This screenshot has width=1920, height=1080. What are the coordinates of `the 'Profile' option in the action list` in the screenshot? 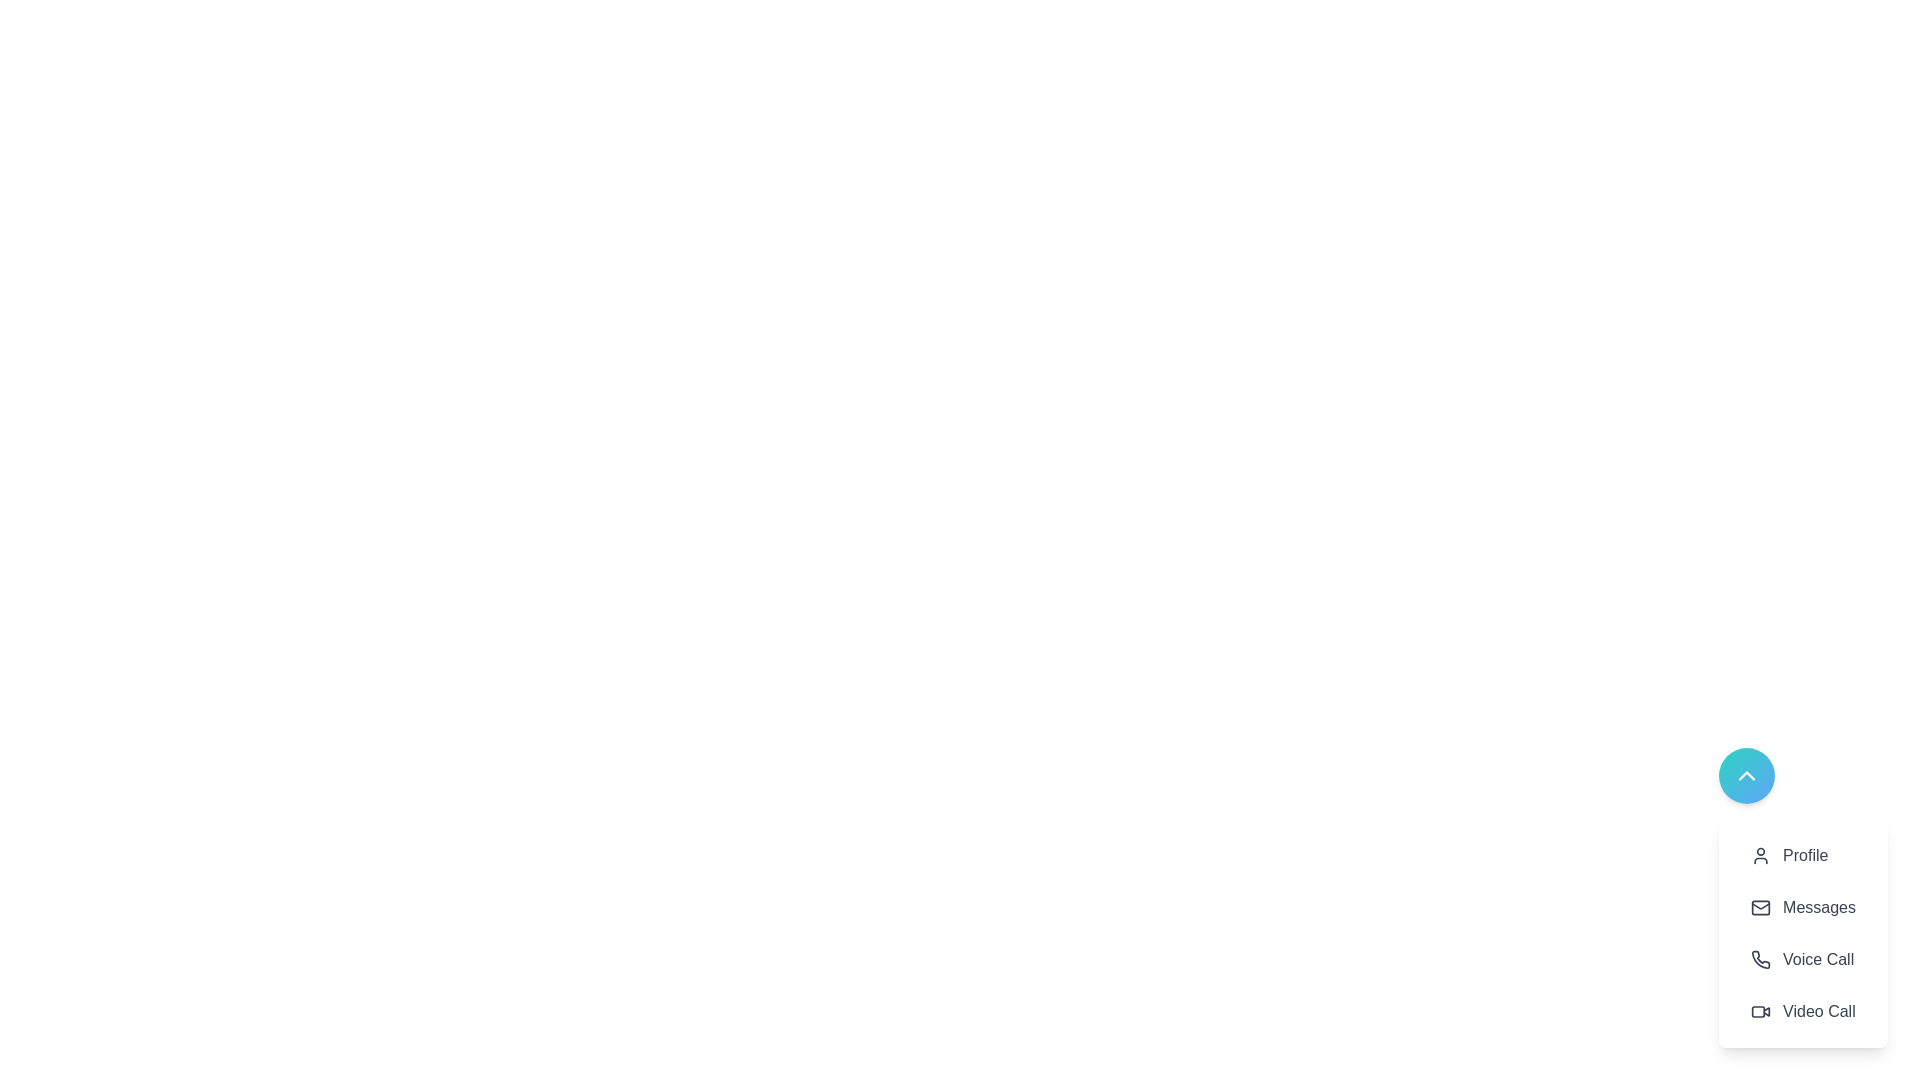 It's located at (1803, 855).